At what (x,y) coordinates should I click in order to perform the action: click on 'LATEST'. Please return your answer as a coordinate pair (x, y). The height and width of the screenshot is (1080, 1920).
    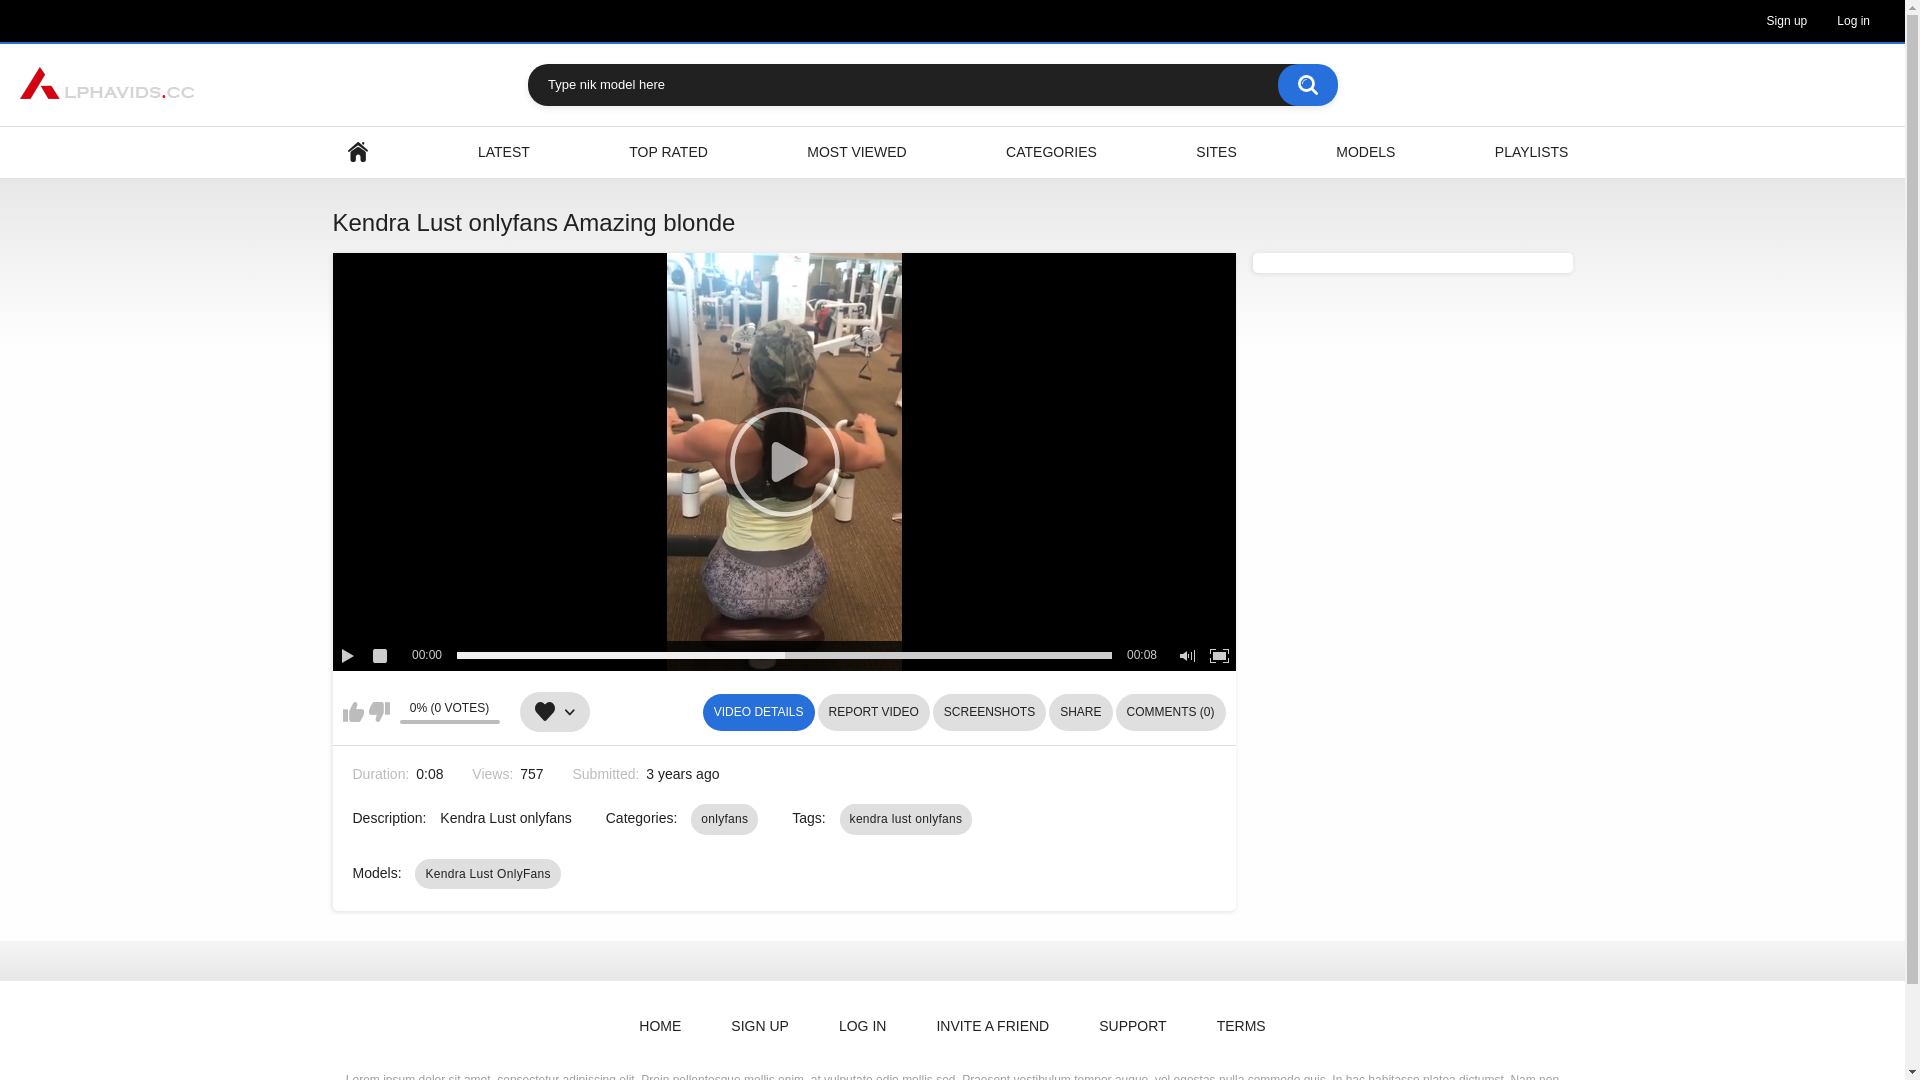
    Looking at the image, I should click on (504, 151).